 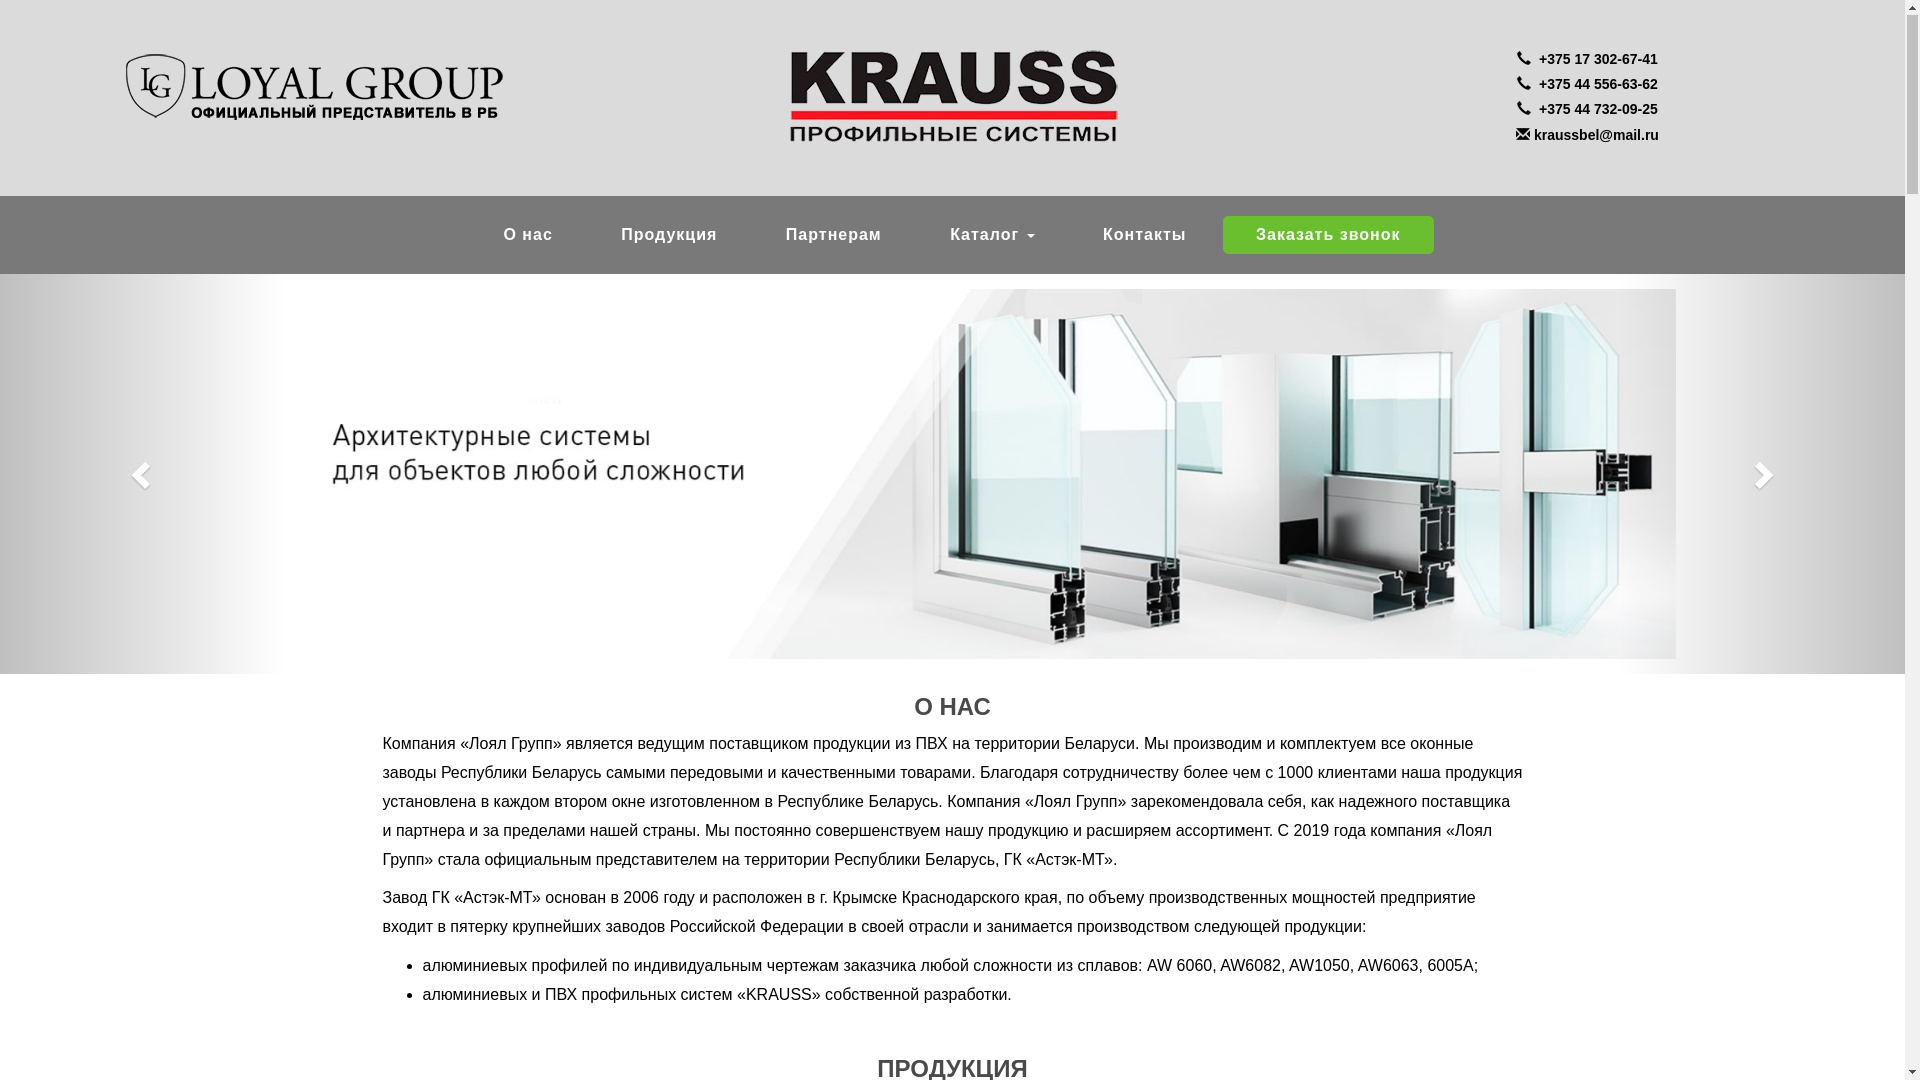 I want to click on '  +375 44 732-09-25', so click(x=1586, y=110).